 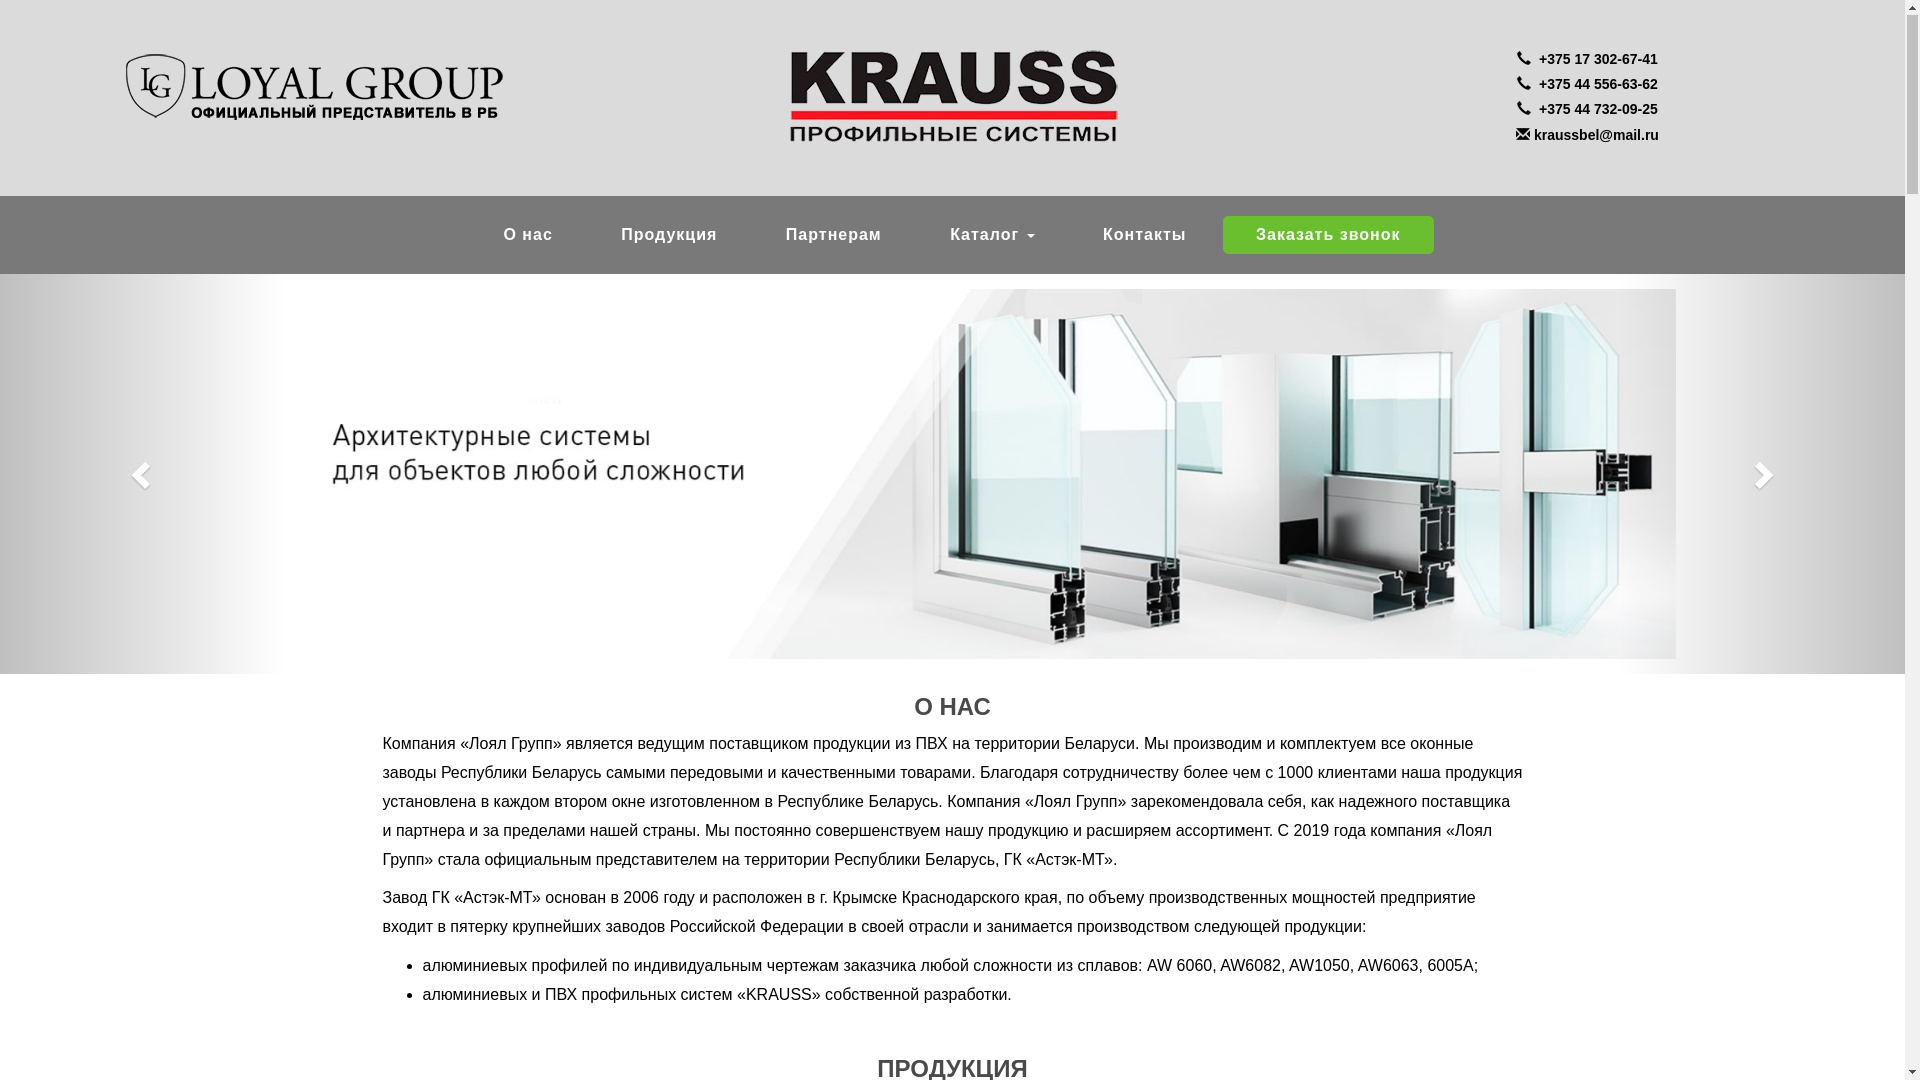 I want to click on '  +375 44 732-09-25', so click(x=1586, y=110).